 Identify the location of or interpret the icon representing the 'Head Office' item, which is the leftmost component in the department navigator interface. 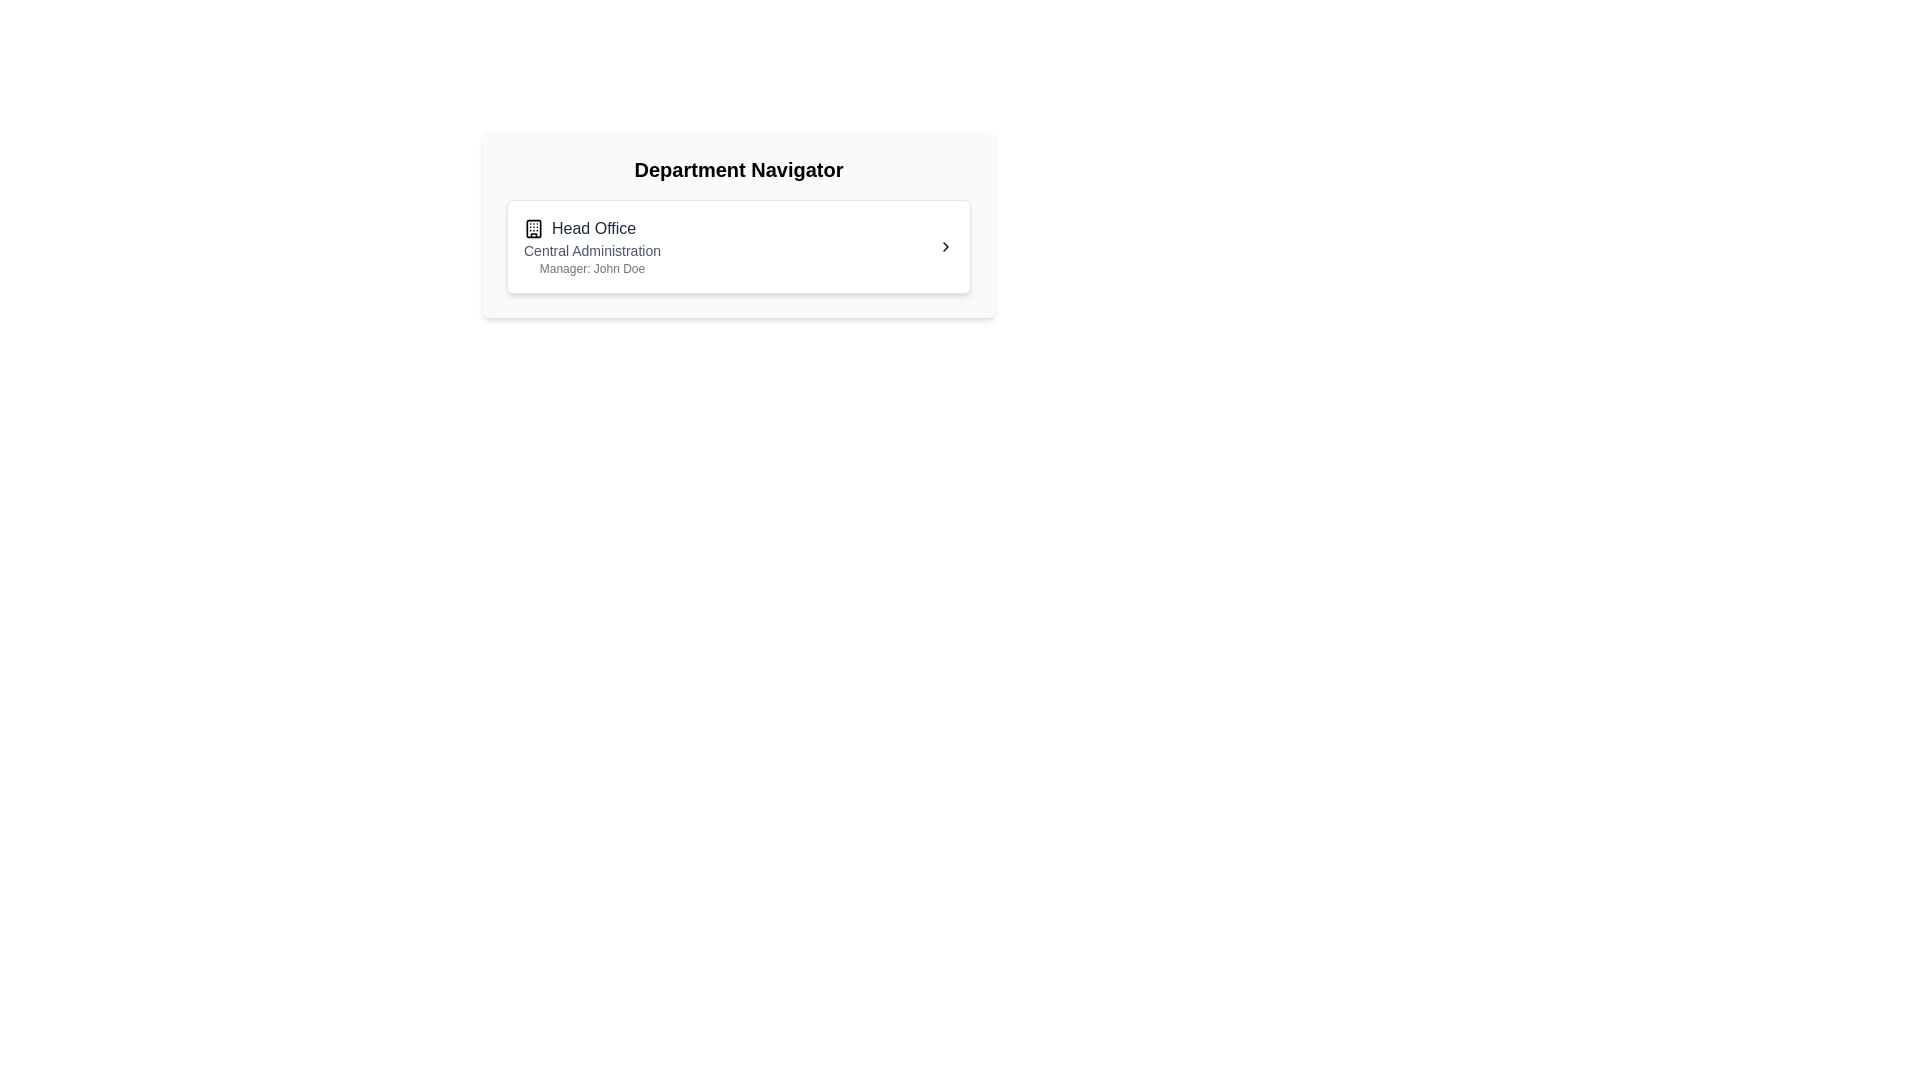
(533, 227).